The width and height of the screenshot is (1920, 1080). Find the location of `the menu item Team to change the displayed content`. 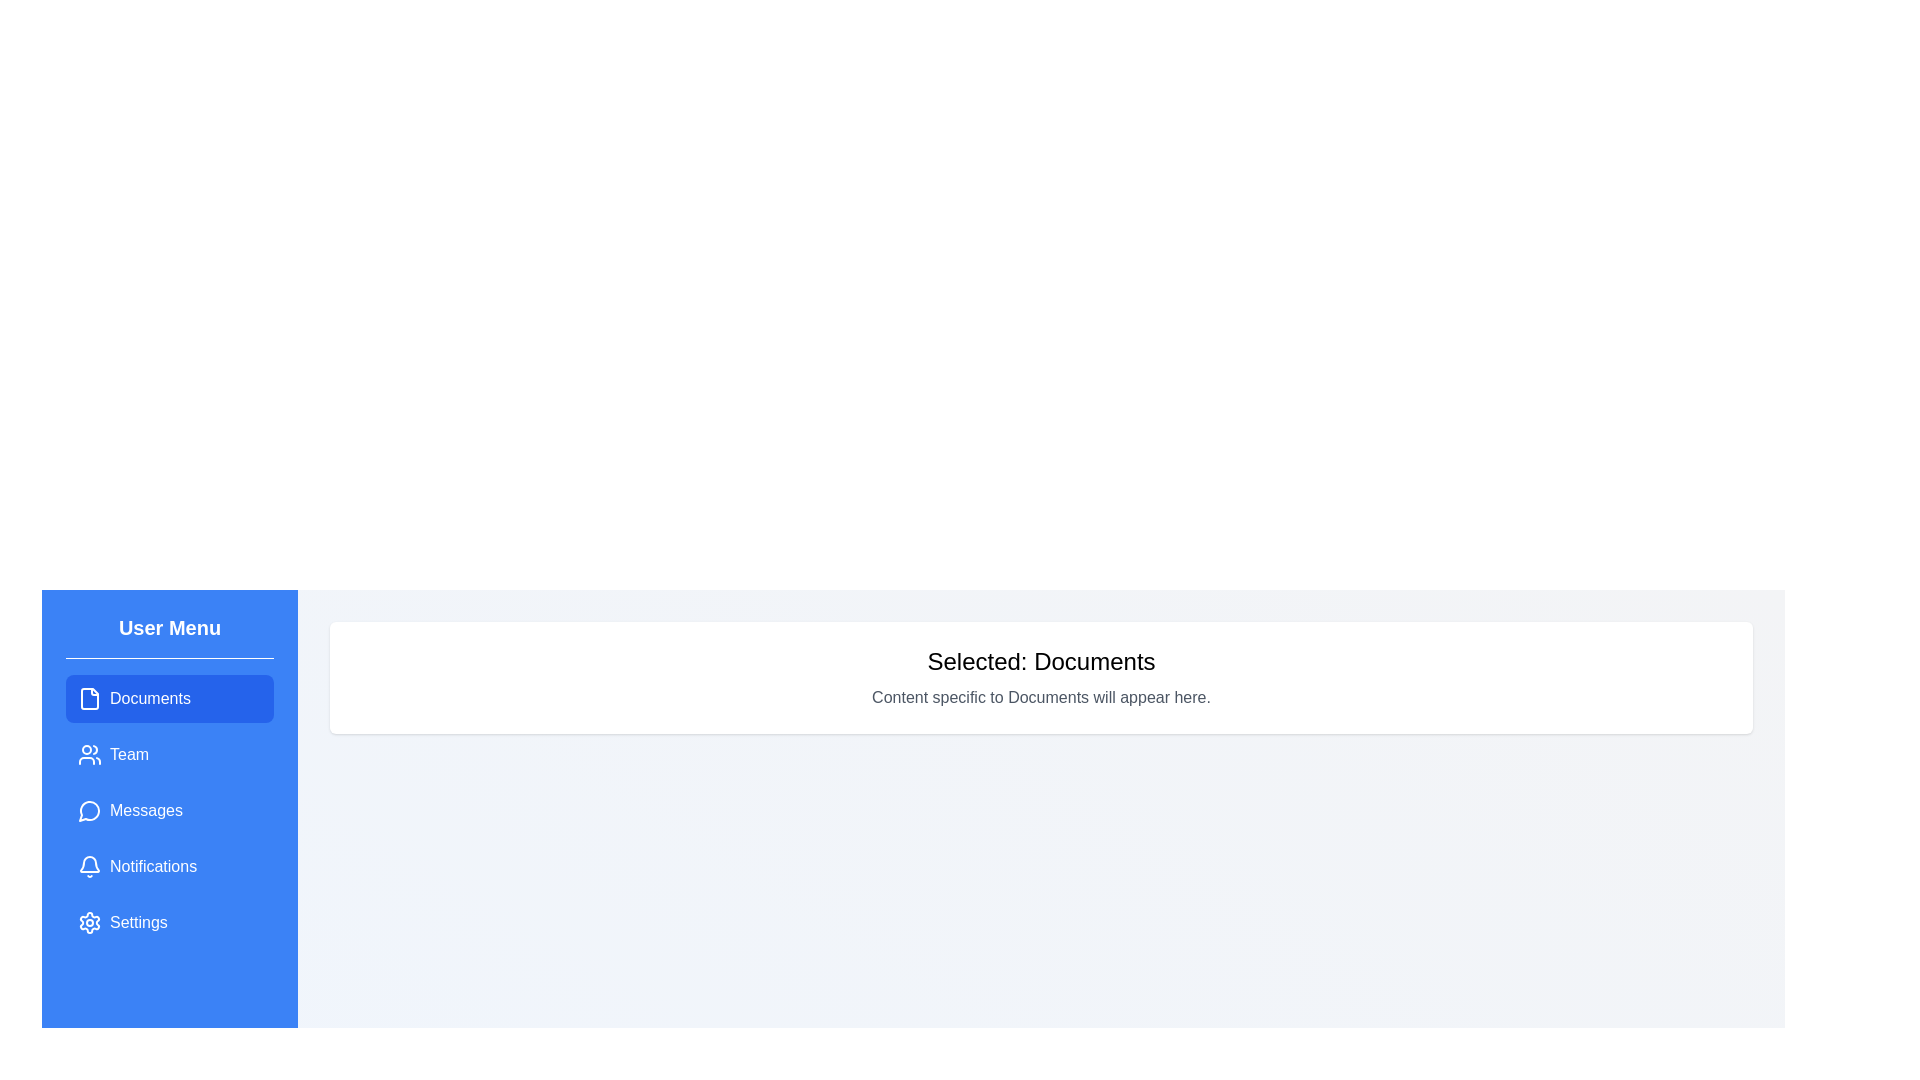

the menu item Team to change the displayed content is located at coordinates (169, 755).